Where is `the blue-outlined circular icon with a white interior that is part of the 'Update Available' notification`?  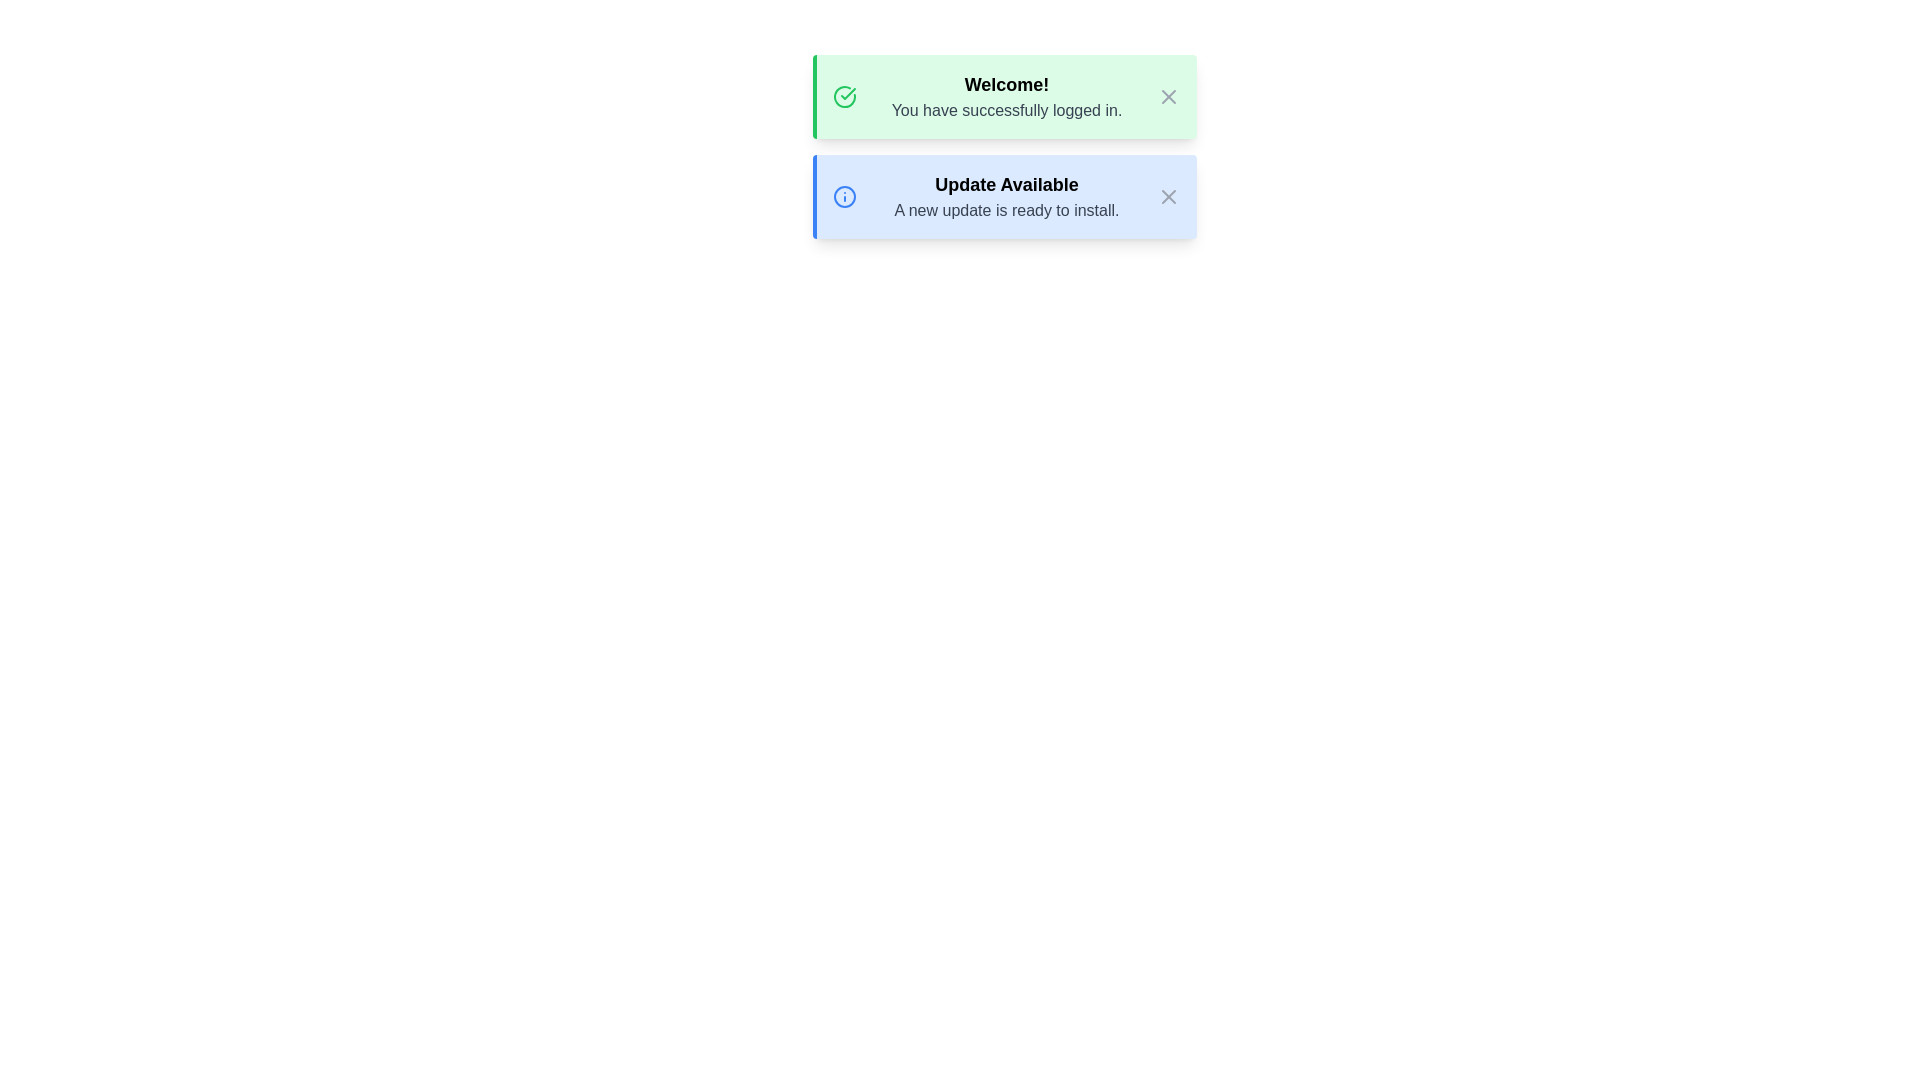
the blue-outlined circular icon with a white interior that is part of the 'Update Available' notification is located at coordinates (844, 196).